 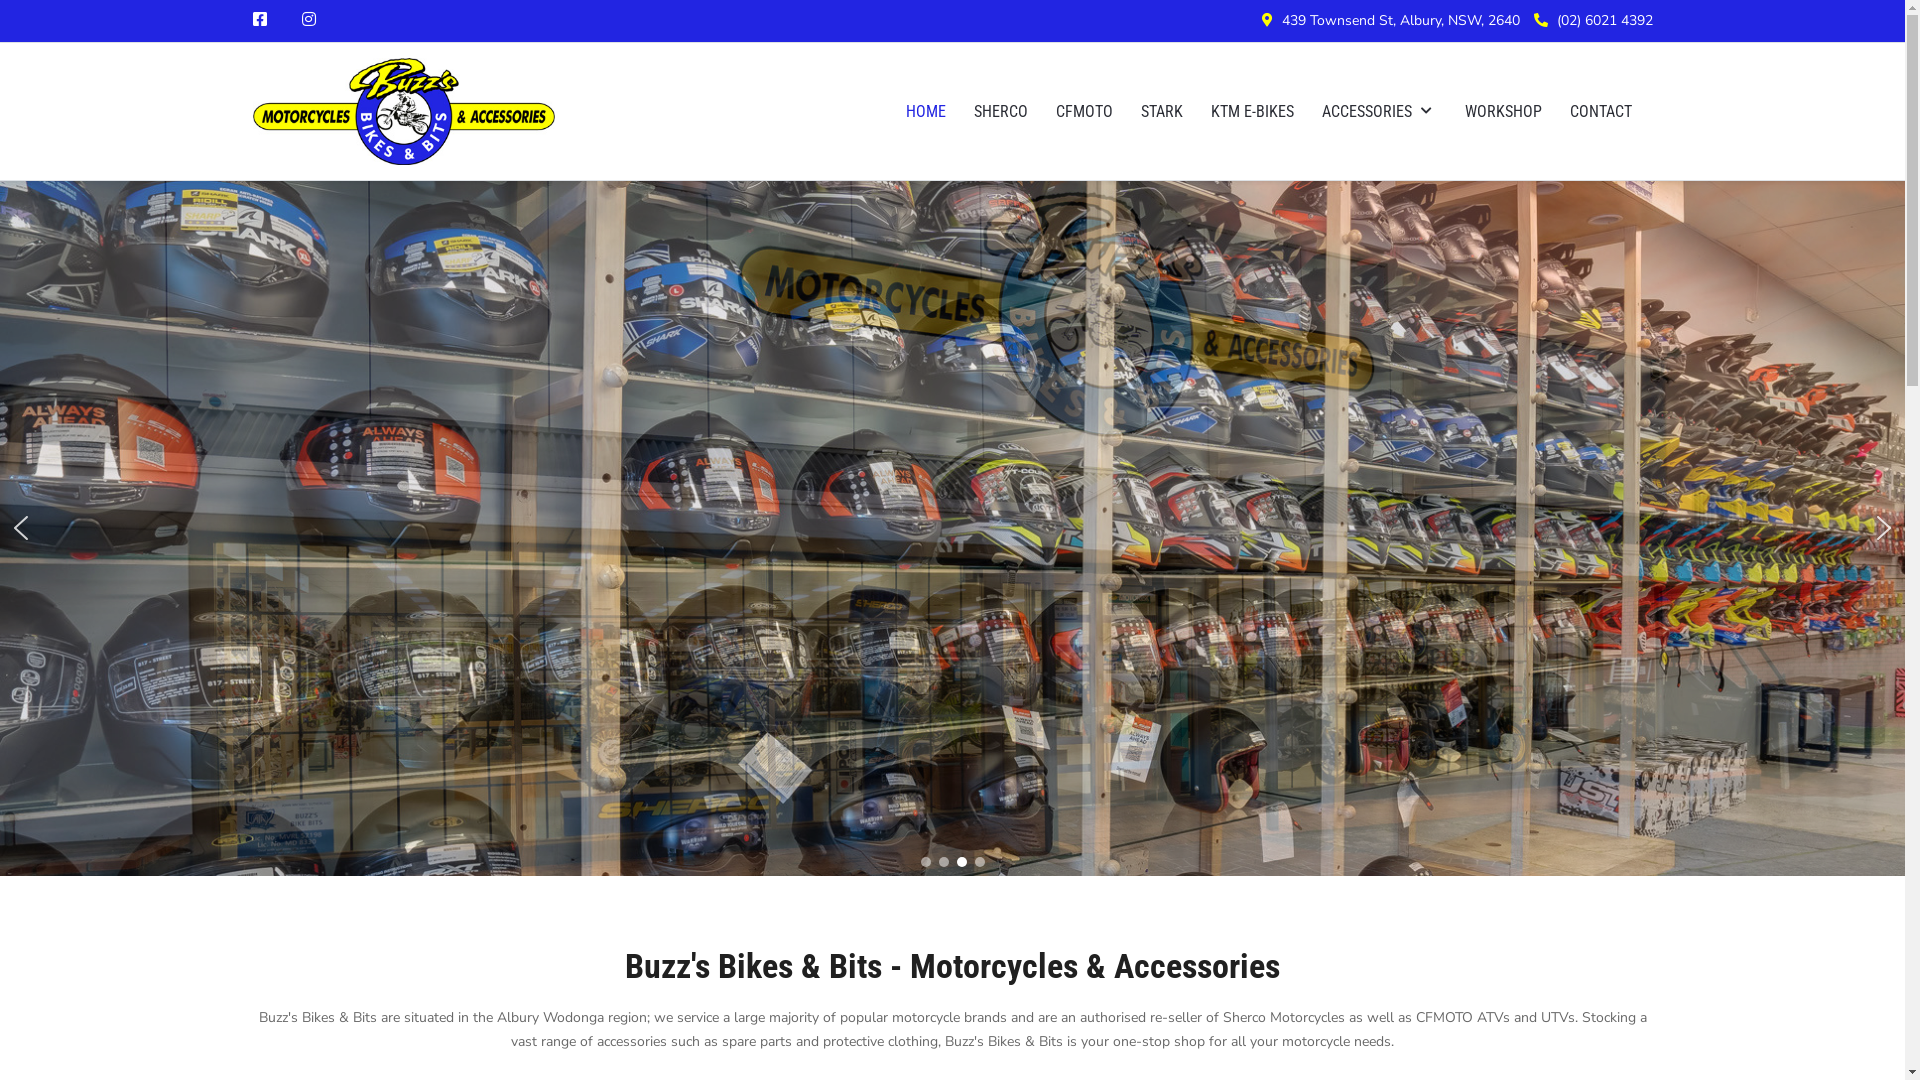 What do you see at coordinates (1161, 111) in the screenshot?
I see `'STARK'` at bounding box center [1161, 111].